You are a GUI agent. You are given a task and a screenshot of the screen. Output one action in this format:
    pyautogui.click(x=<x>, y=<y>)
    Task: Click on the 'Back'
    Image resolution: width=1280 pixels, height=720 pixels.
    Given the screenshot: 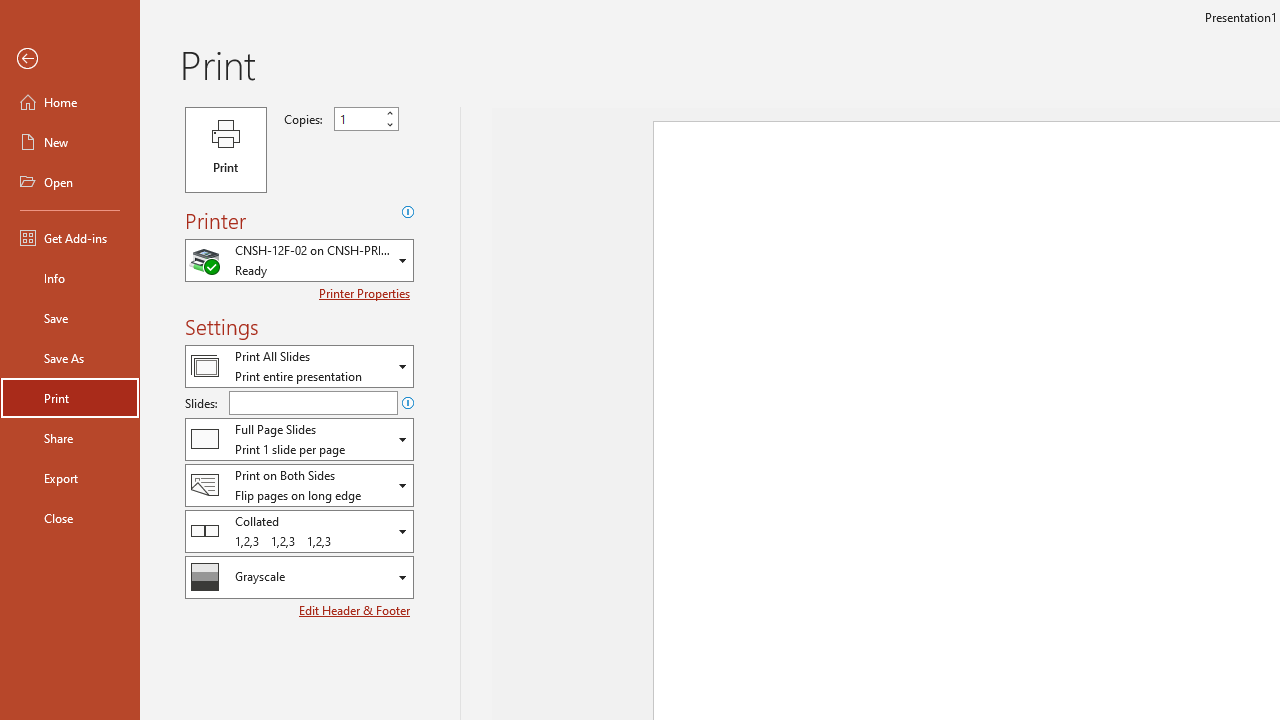 What is the action you would take?
    pyautogui.click(x=69, y=58)
    